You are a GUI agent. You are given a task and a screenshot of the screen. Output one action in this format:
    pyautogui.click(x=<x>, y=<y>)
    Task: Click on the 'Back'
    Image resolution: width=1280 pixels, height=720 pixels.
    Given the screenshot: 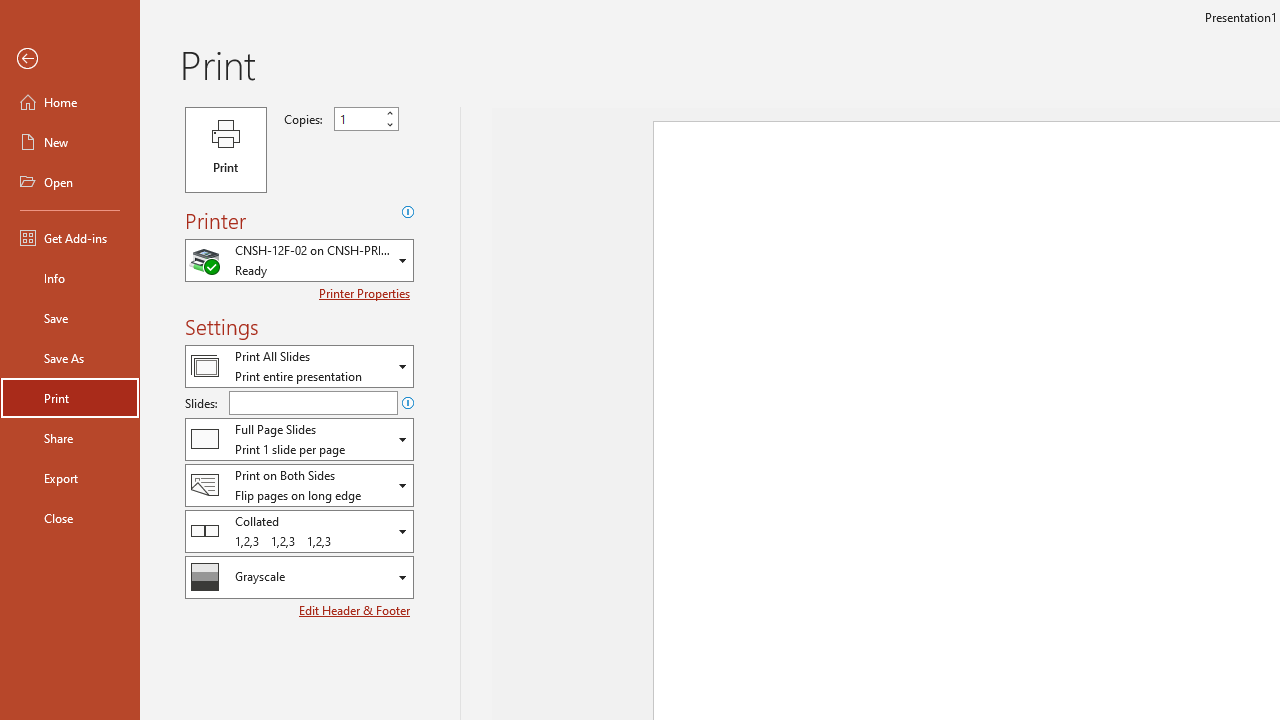 What is the action you would take?
    pyautogui.click(x=69, y=58)
    